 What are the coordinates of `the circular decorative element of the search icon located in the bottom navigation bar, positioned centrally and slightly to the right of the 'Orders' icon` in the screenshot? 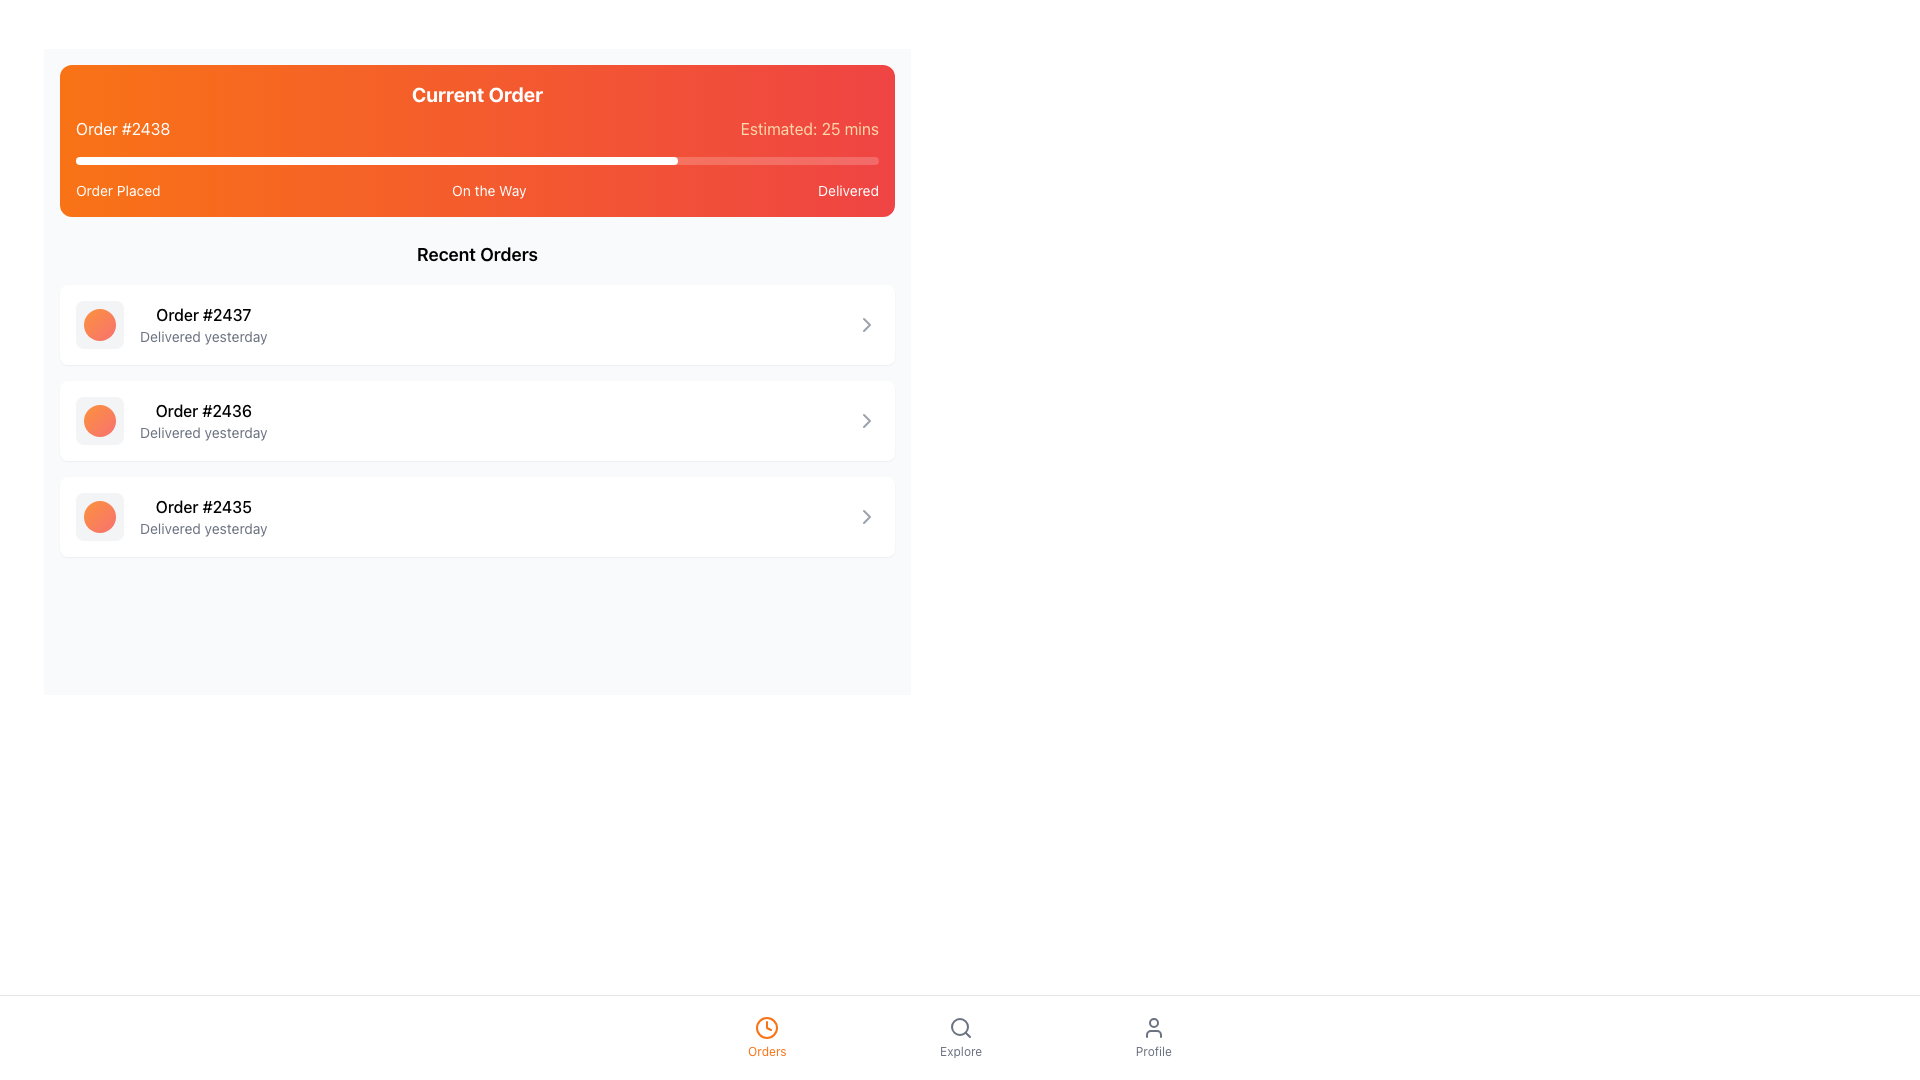 It's located at (960, 1026).